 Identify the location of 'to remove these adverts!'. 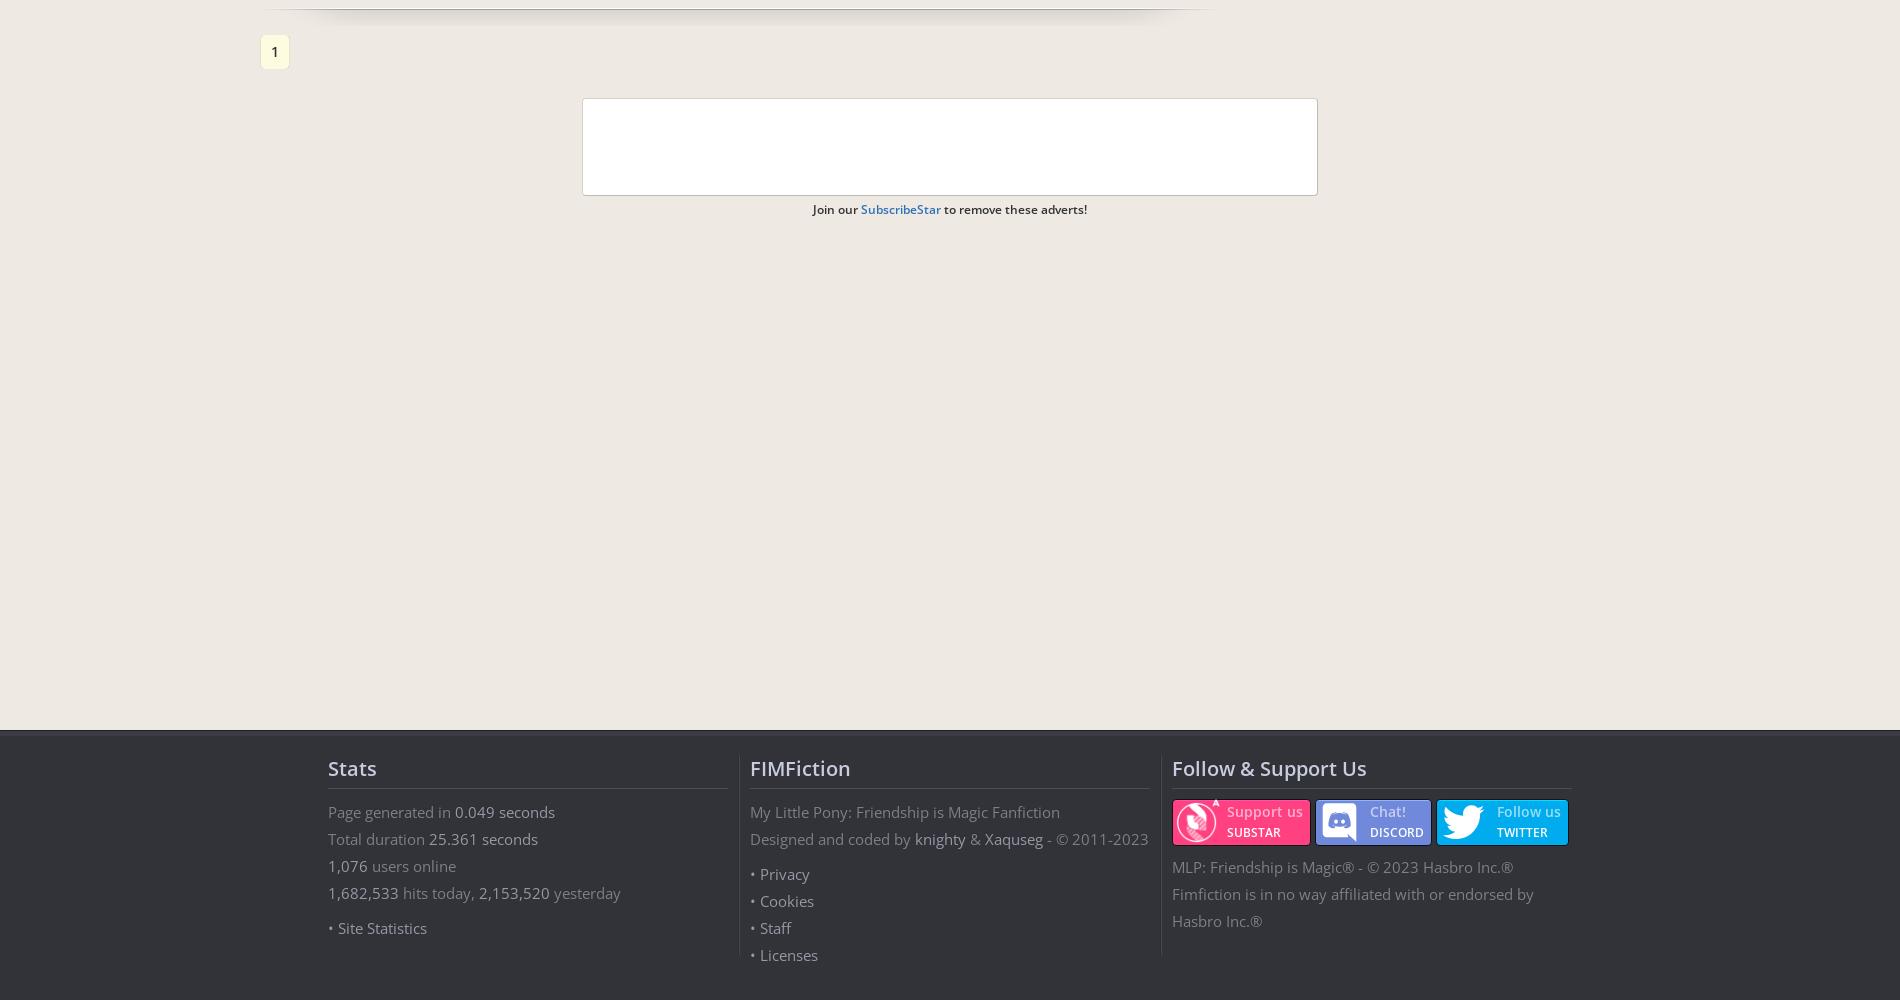
(1014, 208).